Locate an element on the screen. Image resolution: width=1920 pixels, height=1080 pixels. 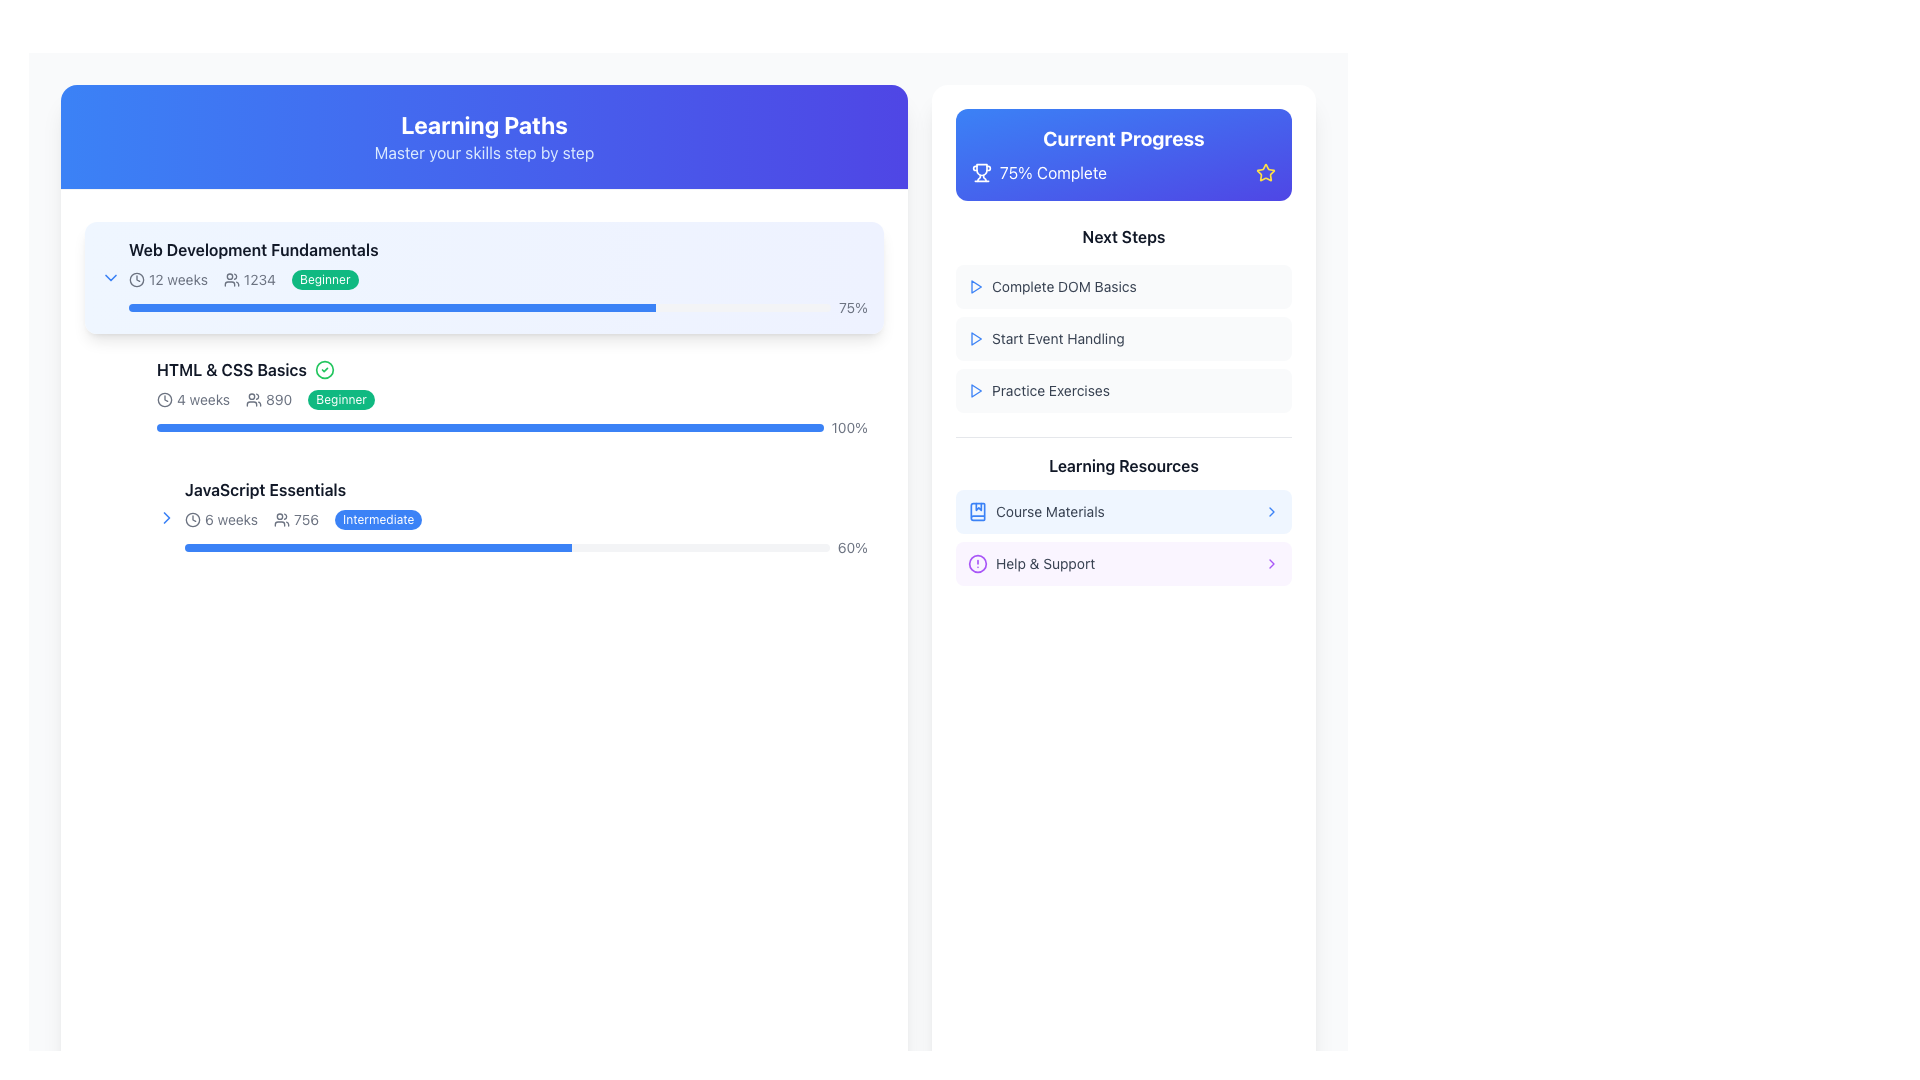
the Progress Indicator displaying '75% Complete' with trophy and star icons, which is located within the 'Current Progress' section is located at coordinates (1123, 172).